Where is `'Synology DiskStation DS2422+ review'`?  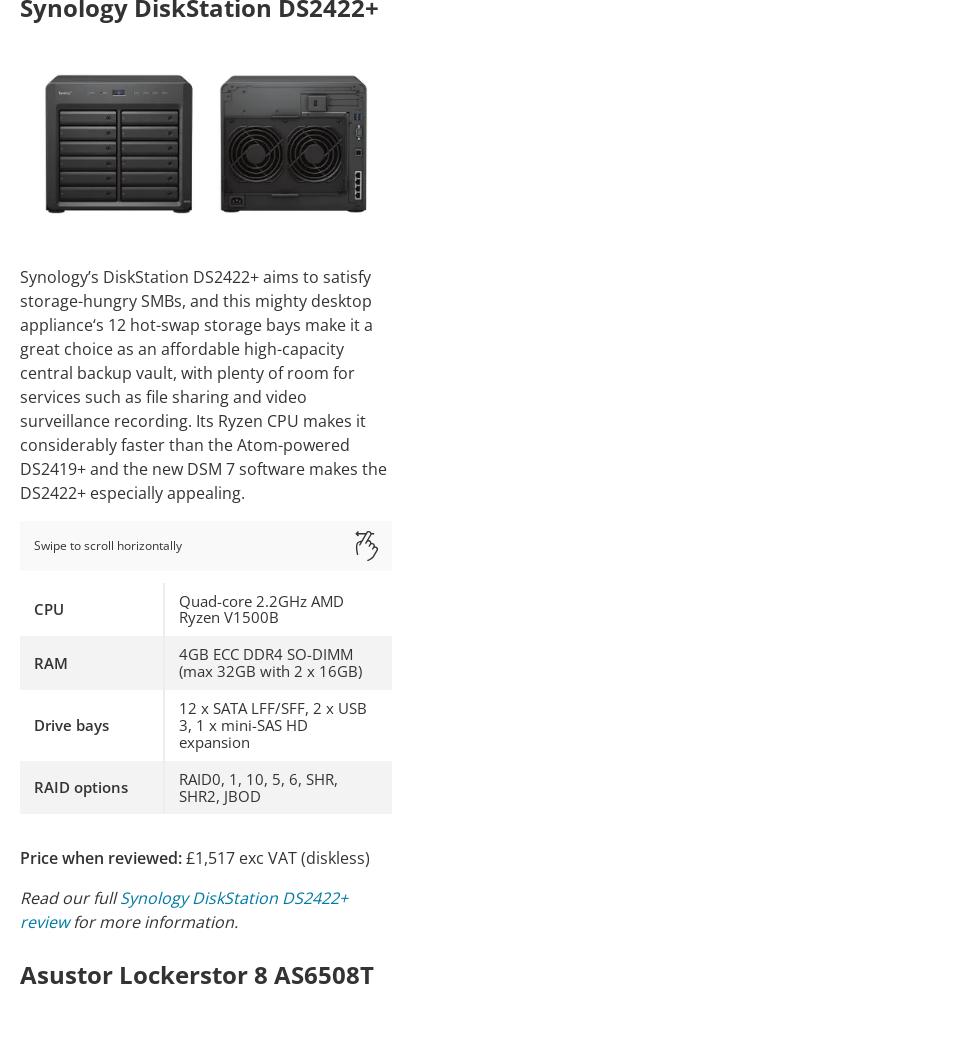
'Synology DiskStation DS2422+ review' is located at coordinates (184, 908).